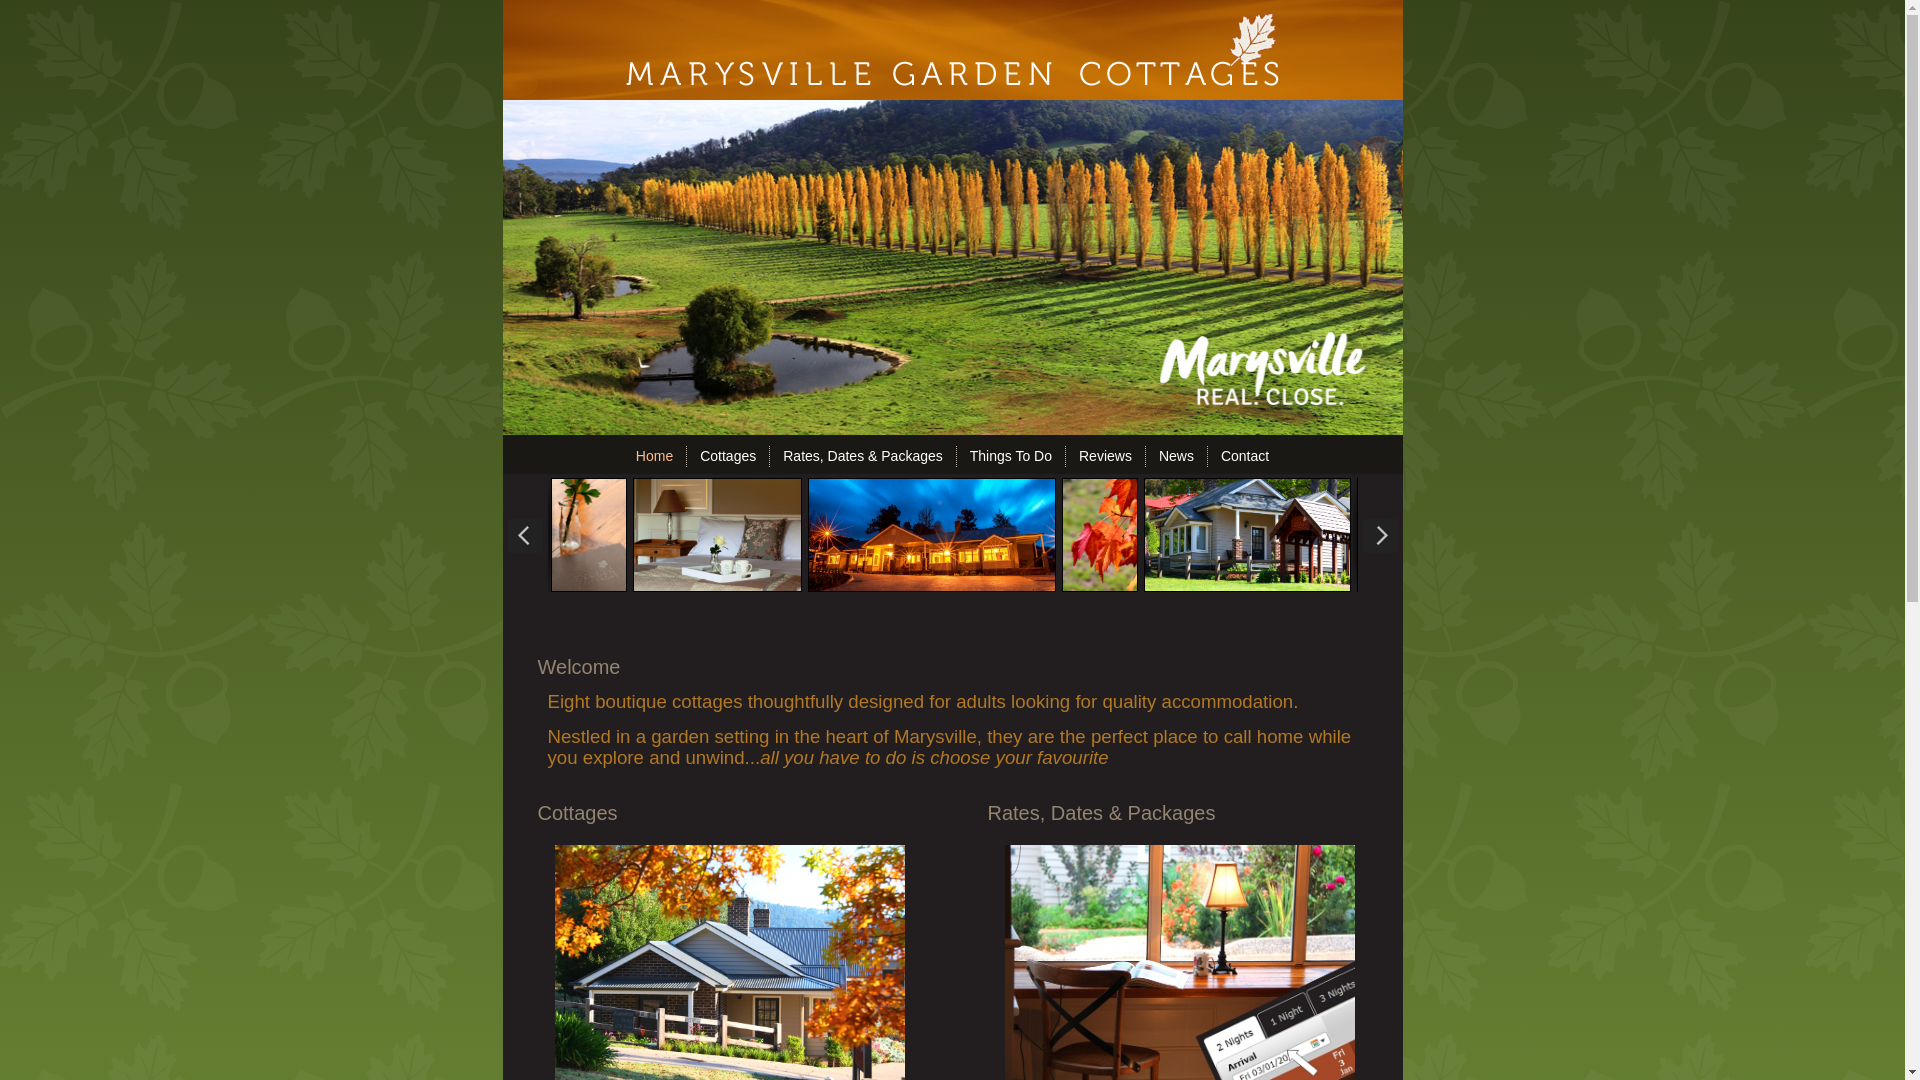  Describe the element at coordinates (961, 455) in the screenshot. I see `'Things To Do'` at that location.